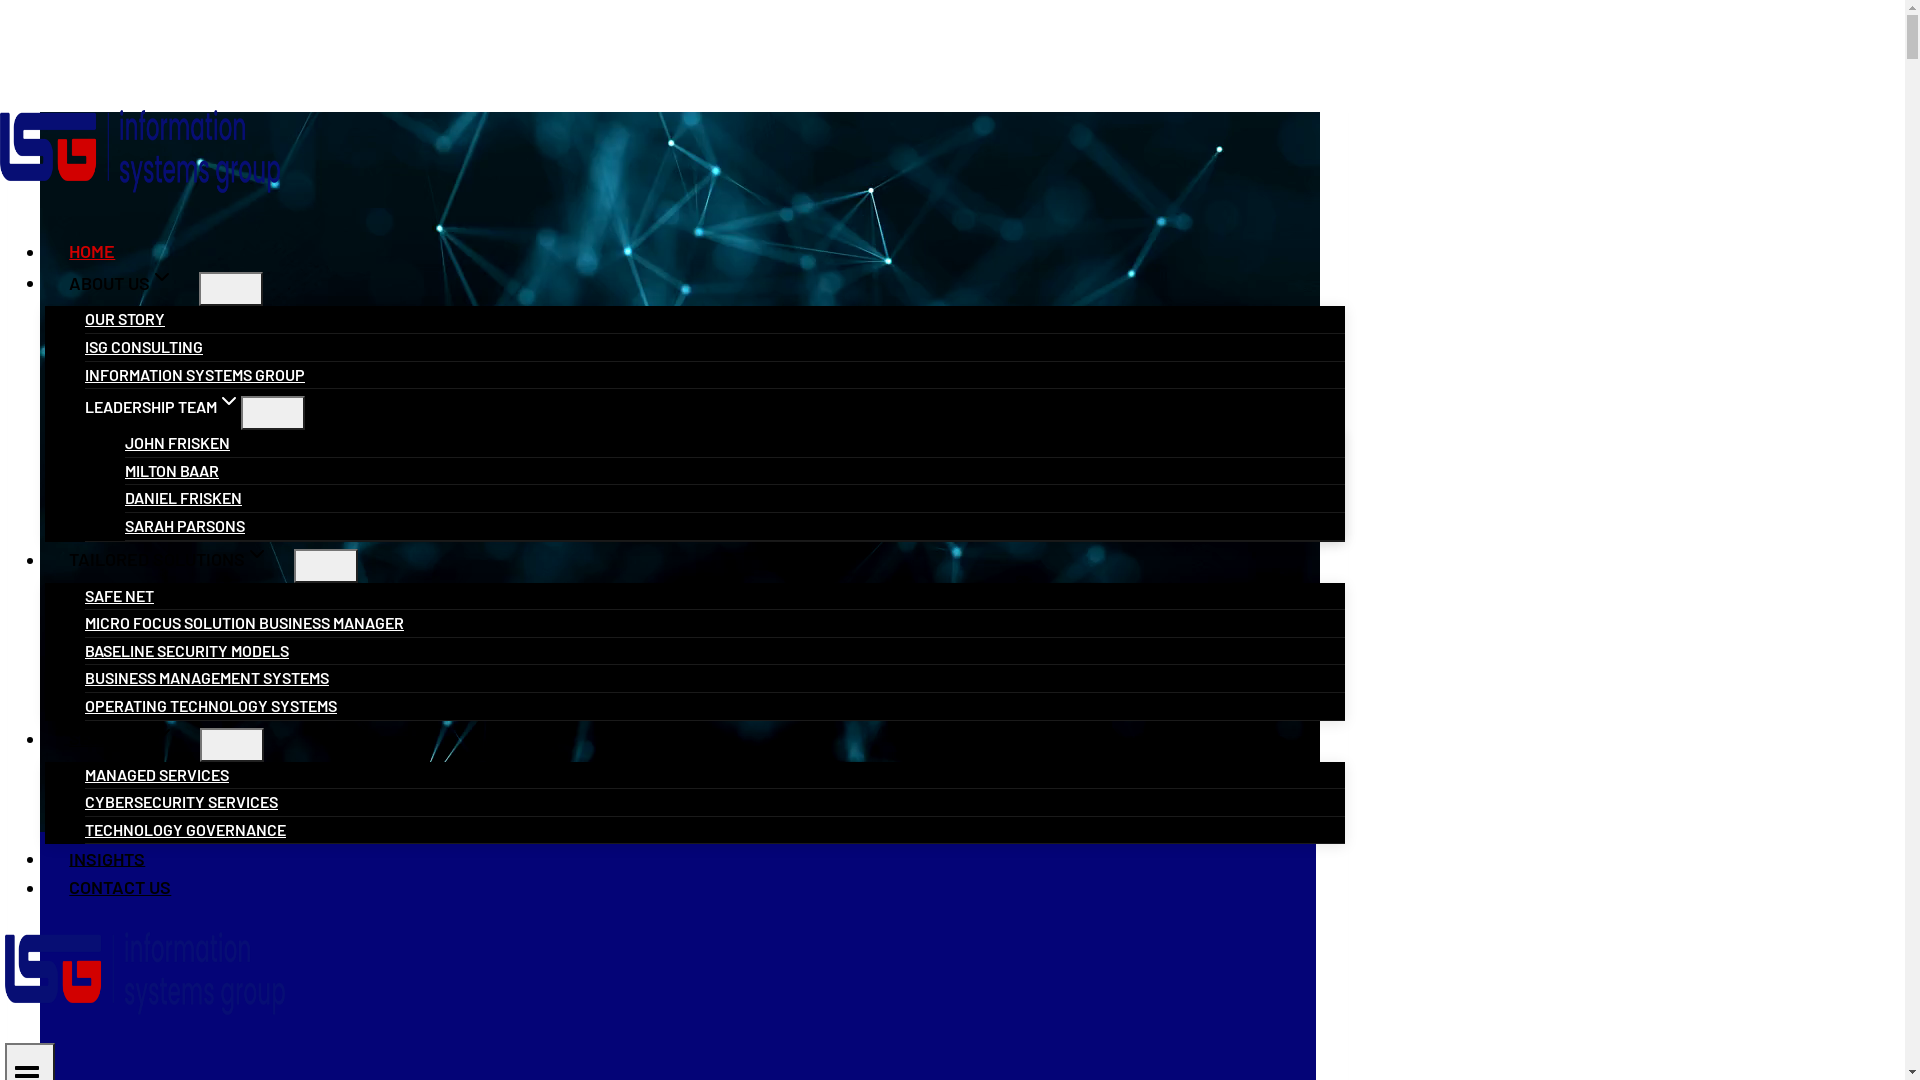 This screenshot has height=1080, width=1920. What do you see at coordinates (169, 559) in the screenshot?
I see `'TAILORED SOLUTIONSEXPAND'` at bounding box center [169, 559].